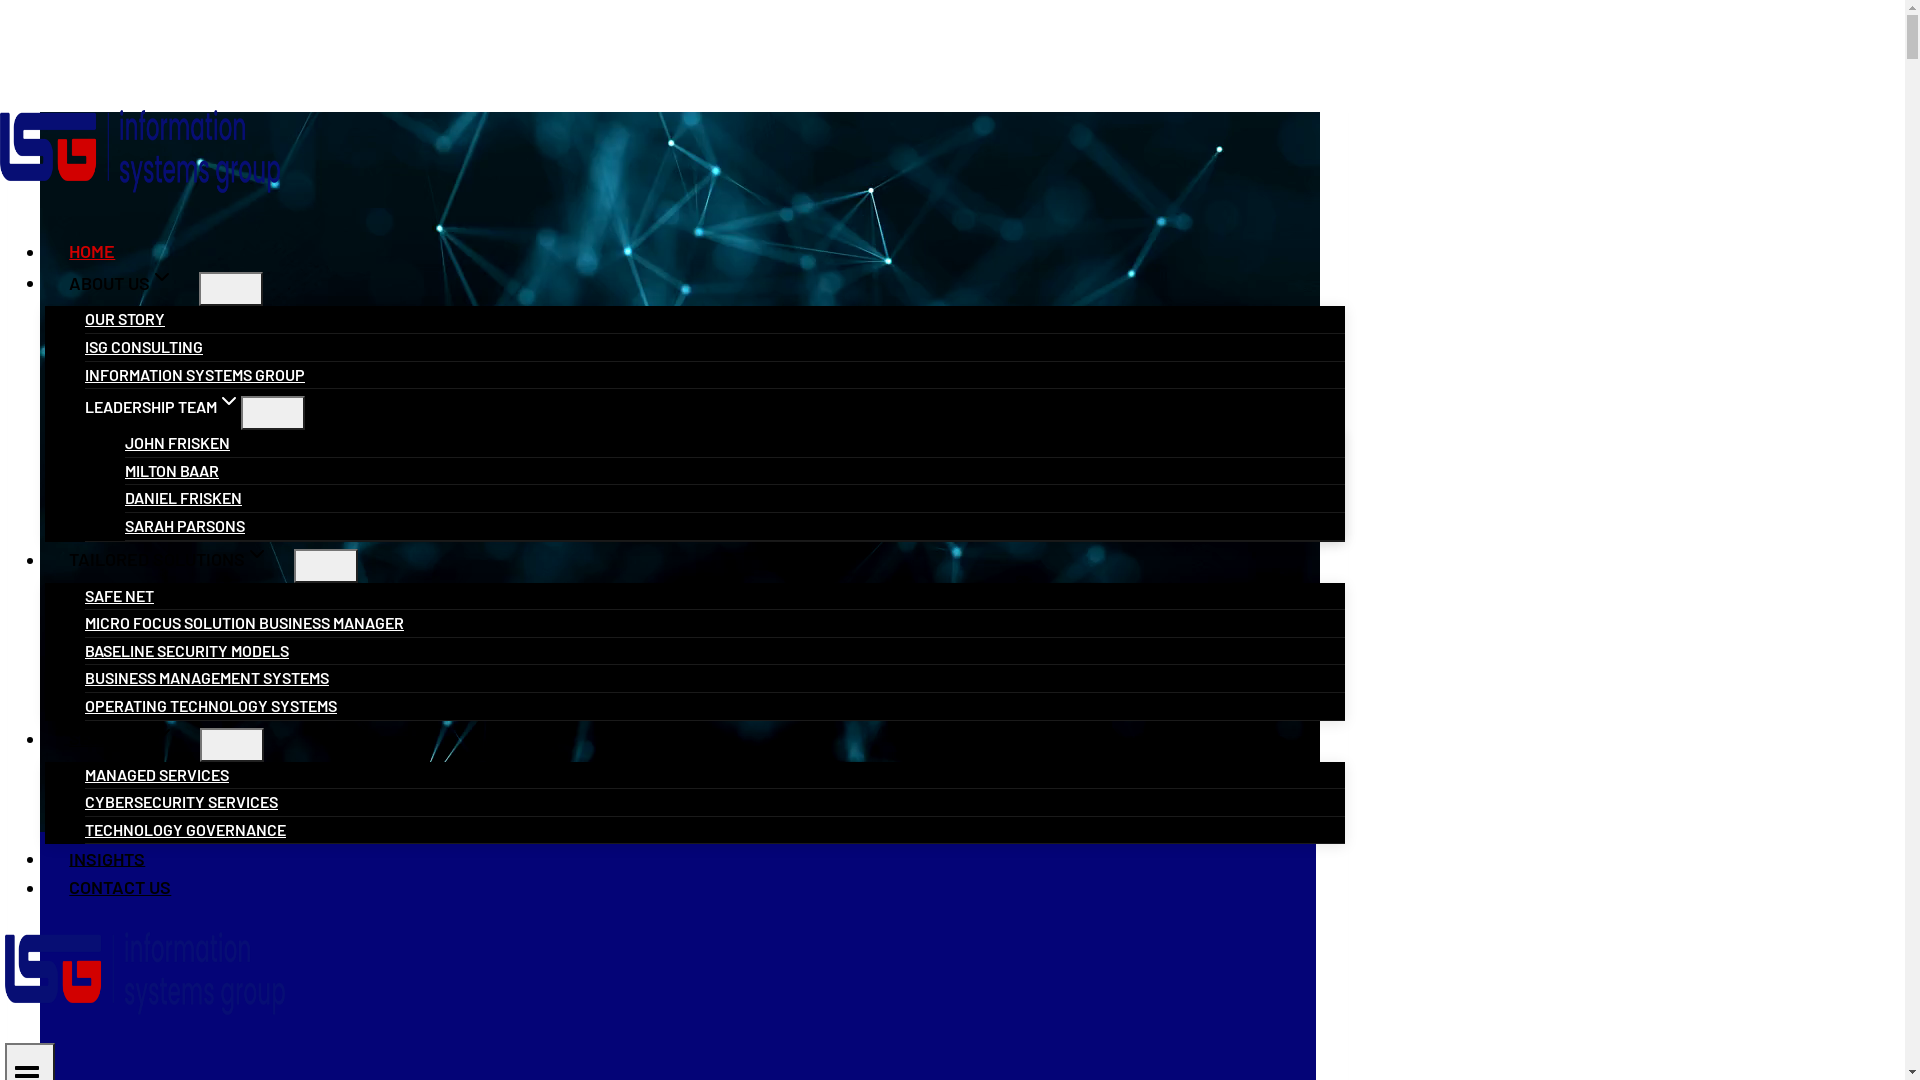 This screenshot has height=1080, width=1920. What do you see at coordinates (169, 559) in the screenshot?
I see `'TAILORED SOLUTIONSEXPAND'` at bounding box center [169, 559].